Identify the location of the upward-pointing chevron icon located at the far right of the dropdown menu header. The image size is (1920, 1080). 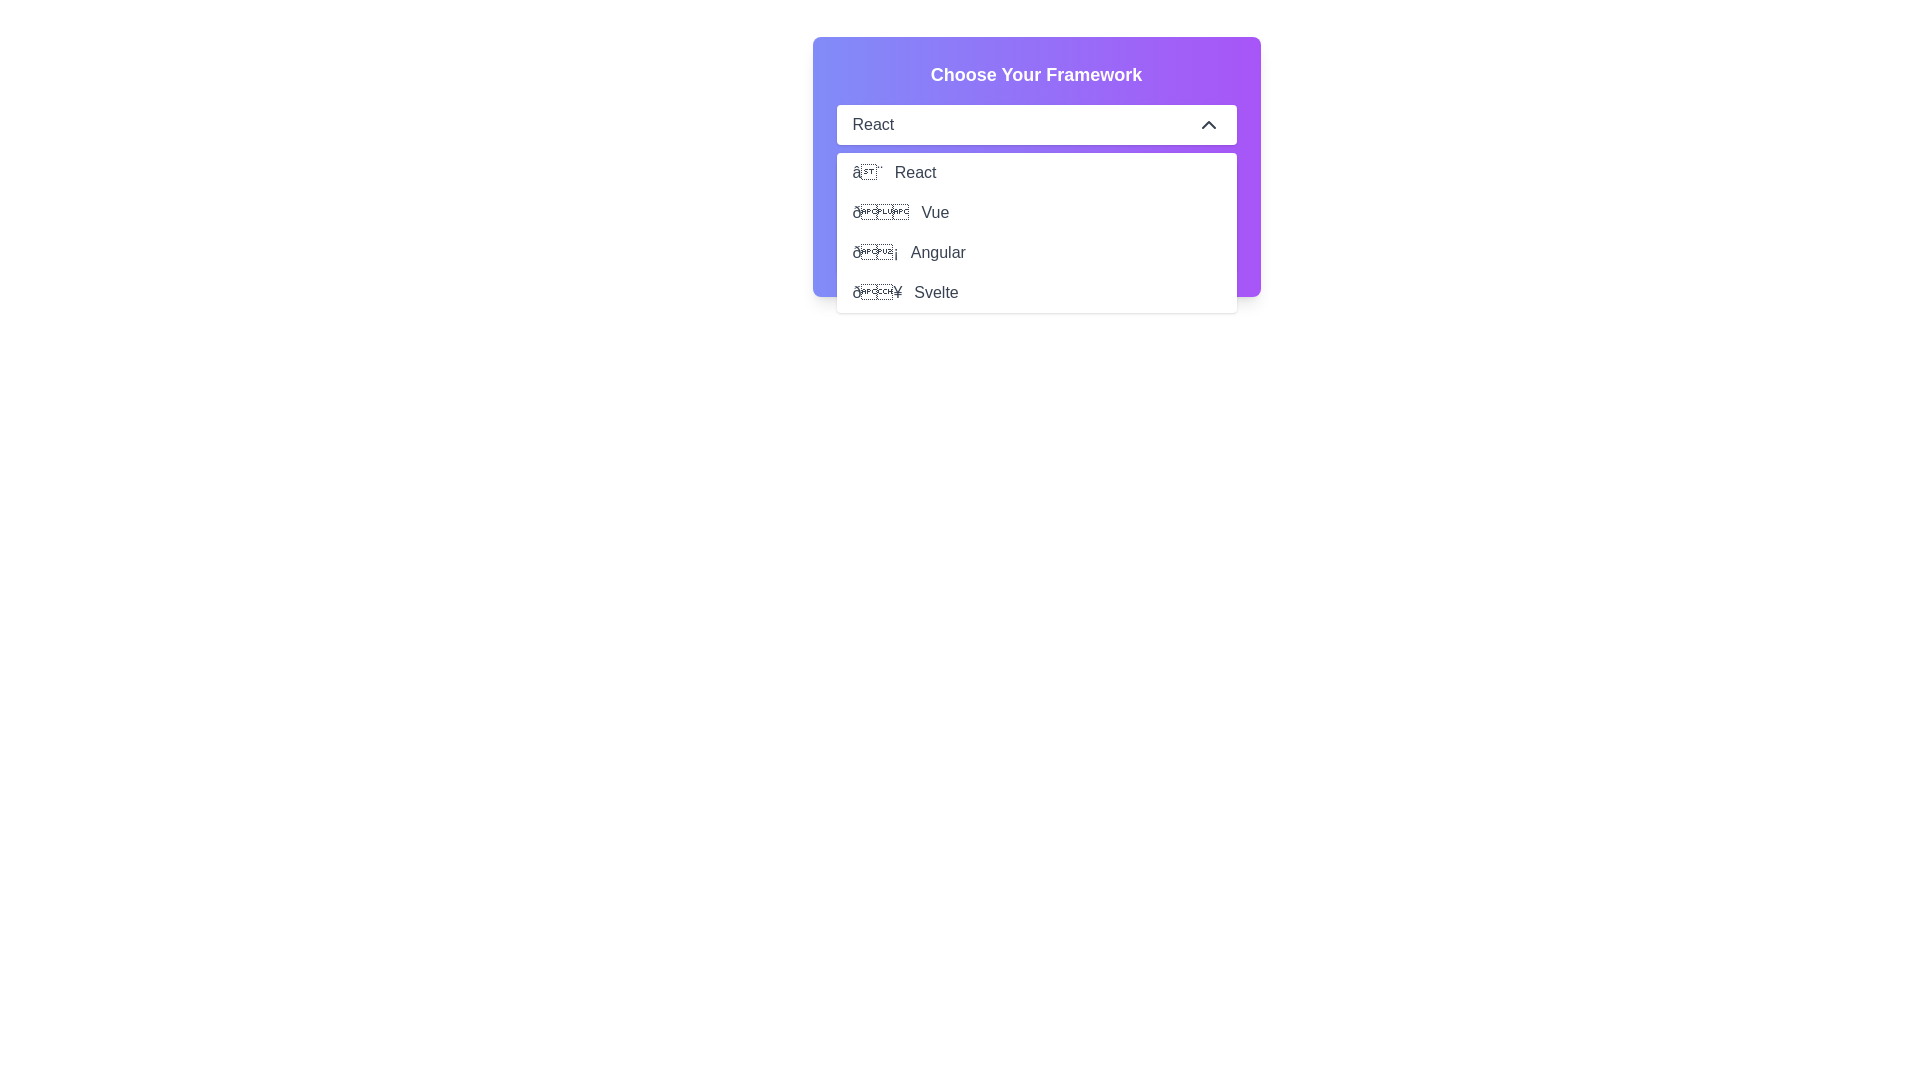
(1207, 124).